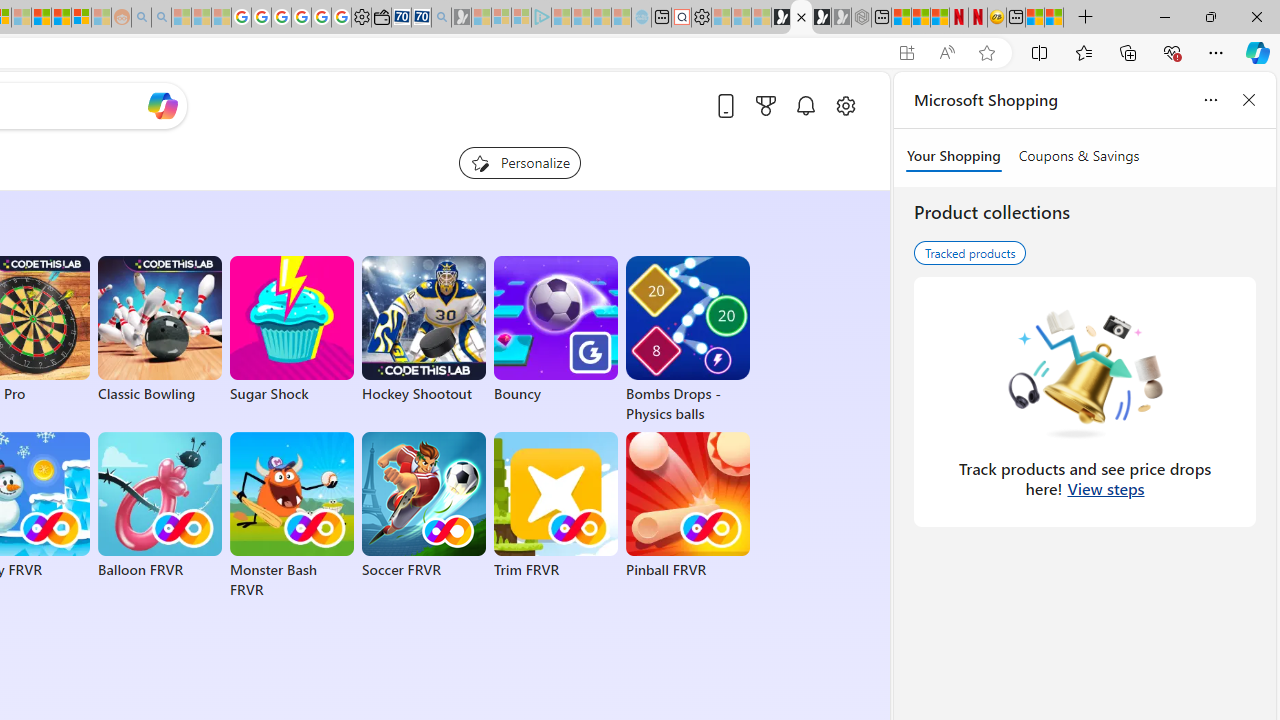 Image resolution: width=1280 pixels, height=720 pixels. What do you see at coordinates (160, 505) in the screenshot?
I see `'Balloon FRVR'` at bounding box center [160, 505].